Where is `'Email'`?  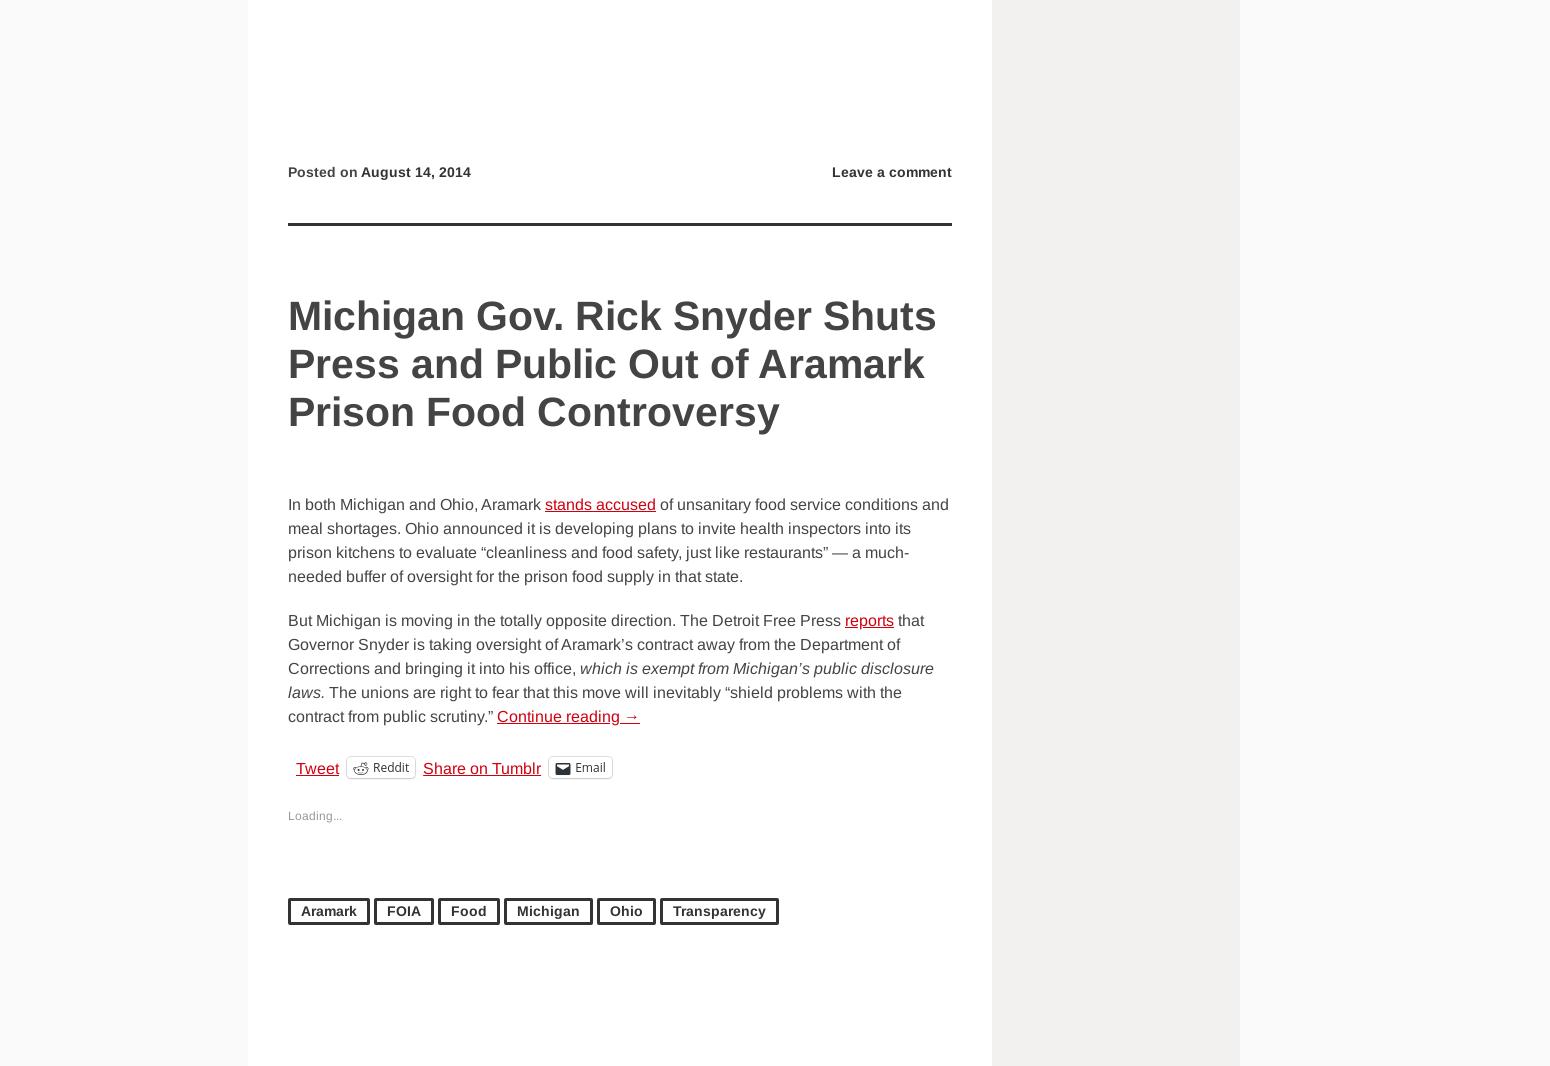
'Email' is located at coordinates (589, 766).